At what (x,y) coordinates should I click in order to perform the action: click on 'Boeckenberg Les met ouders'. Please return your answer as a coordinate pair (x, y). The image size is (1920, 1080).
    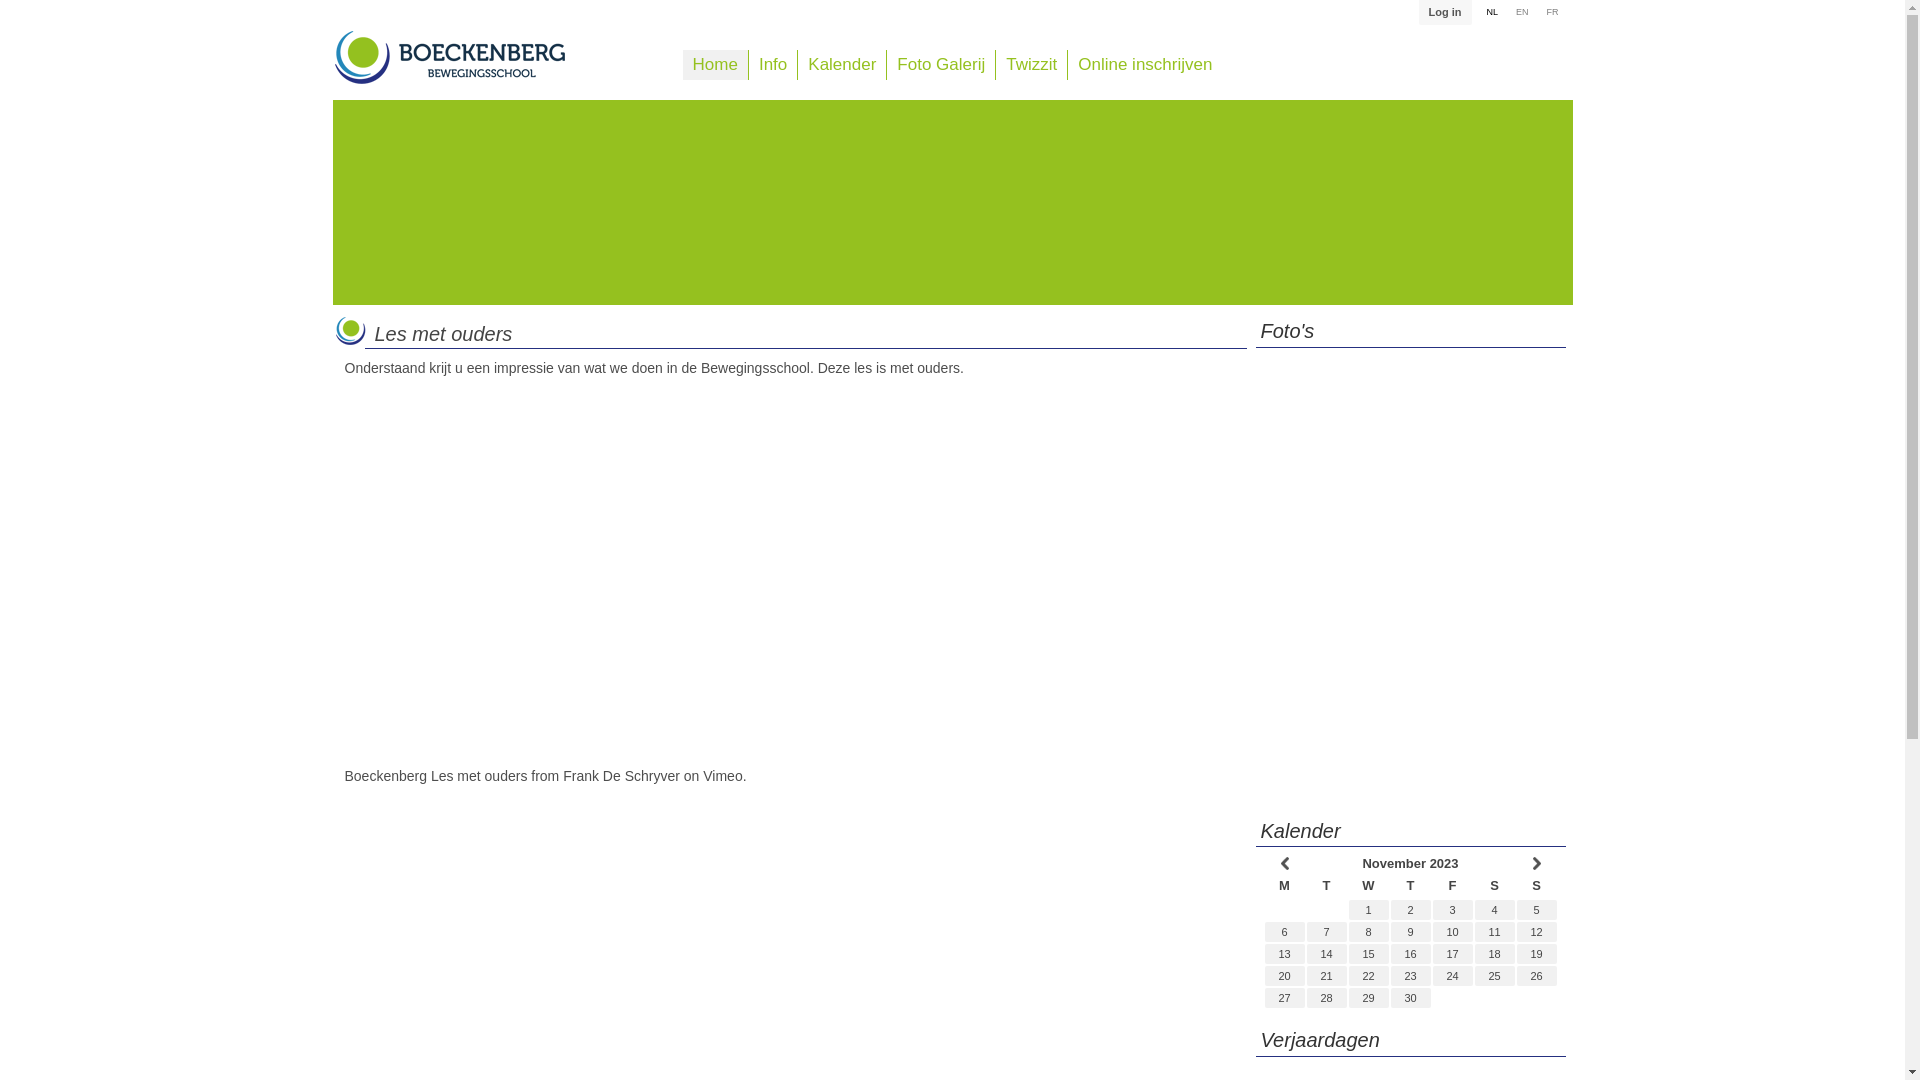
    Looking at the image, I should click on (434, 774).